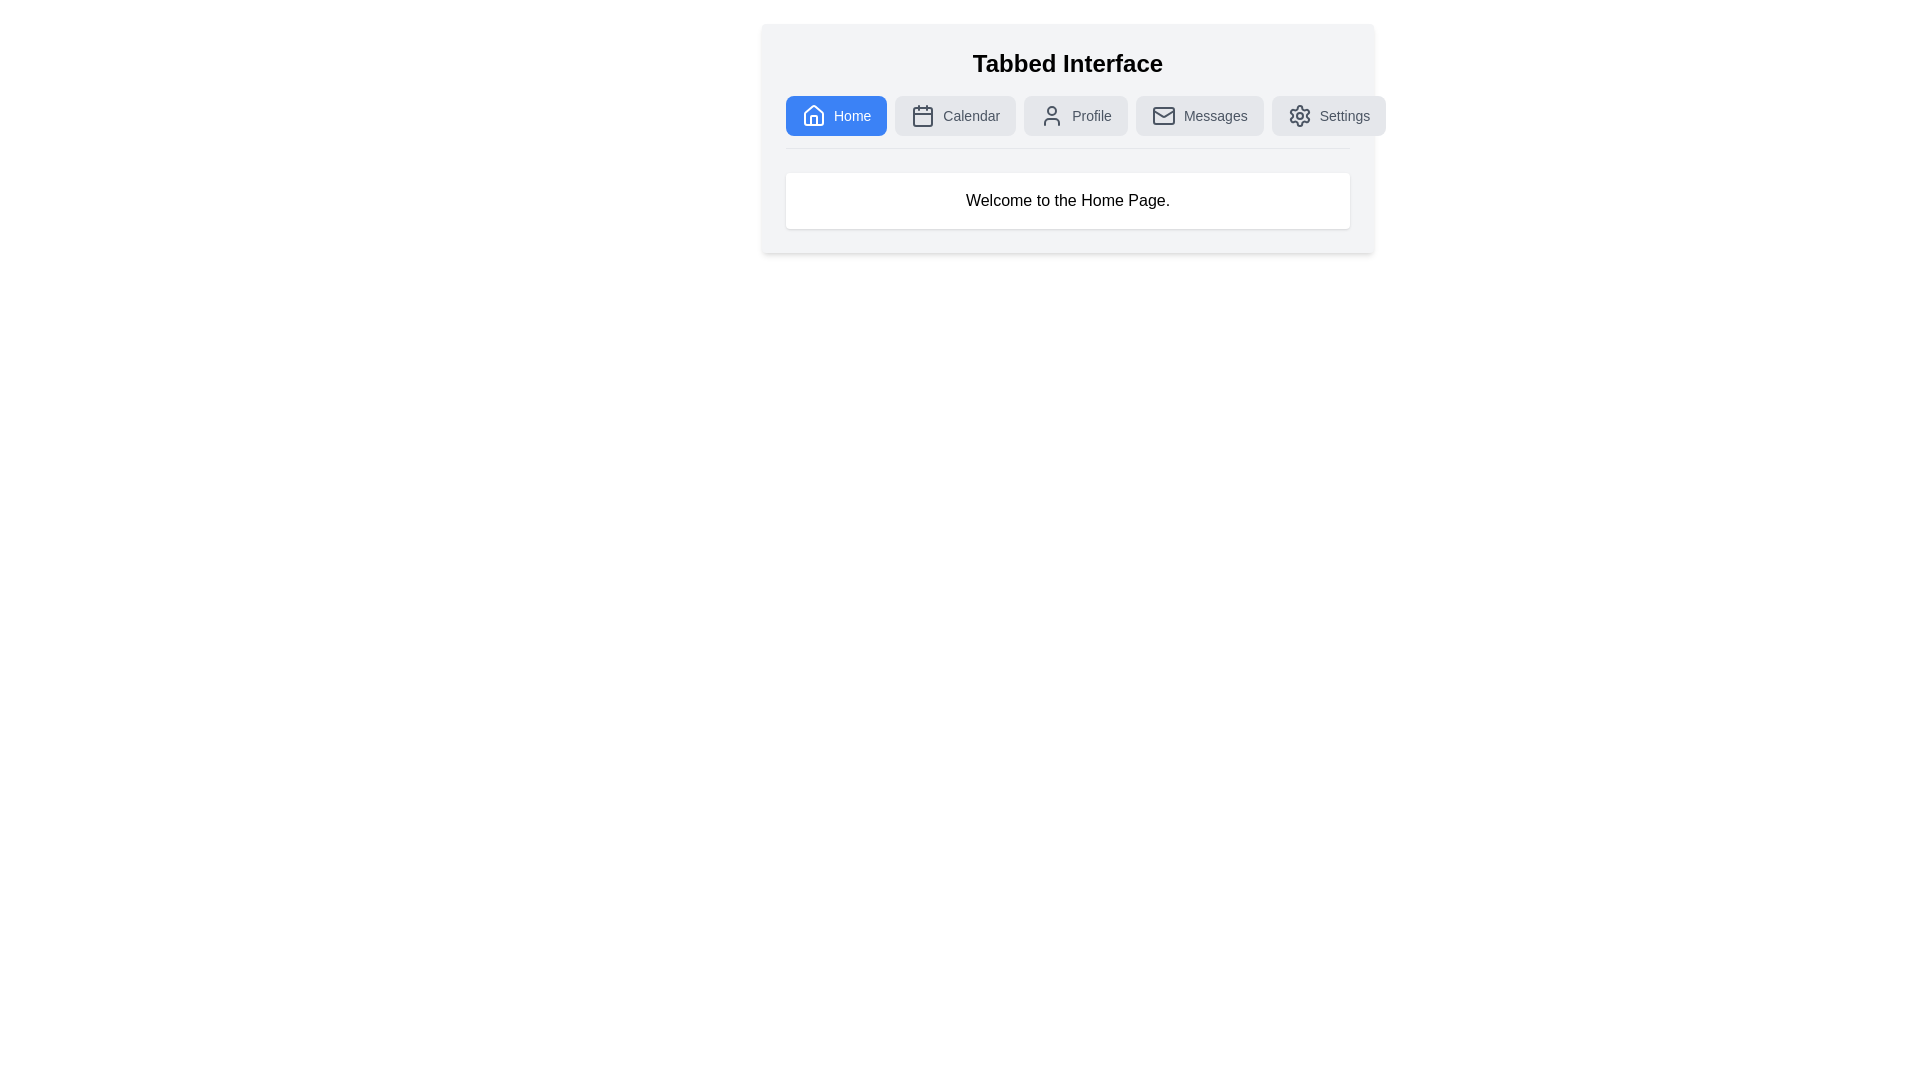 The width and height of the screenshot is (1920, 1080). Describe the element at coordinates (1067, 200) in the screenshot. I see `the greeting text box located centrally below the tabbed navigation menu, which indicates that the user is on the home page of the application` at that location.